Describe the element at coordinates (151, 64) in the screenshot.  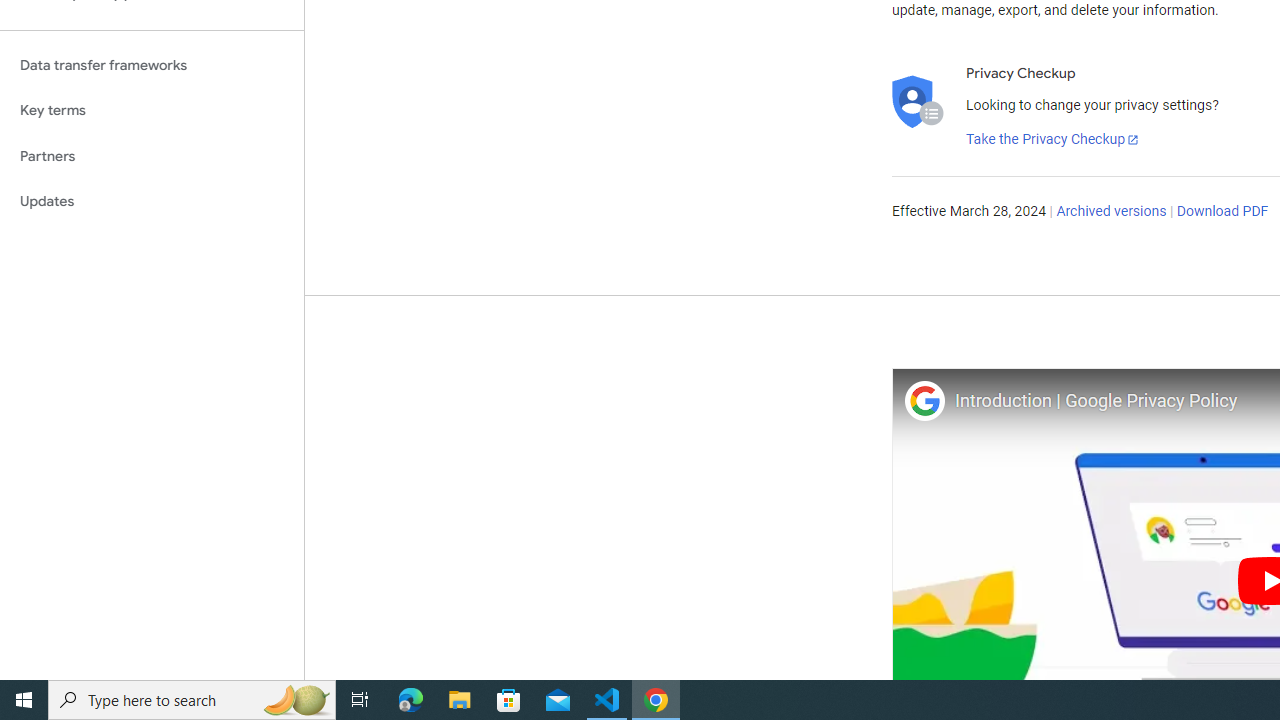
I see `'Data transfer frameworks'` at that location.